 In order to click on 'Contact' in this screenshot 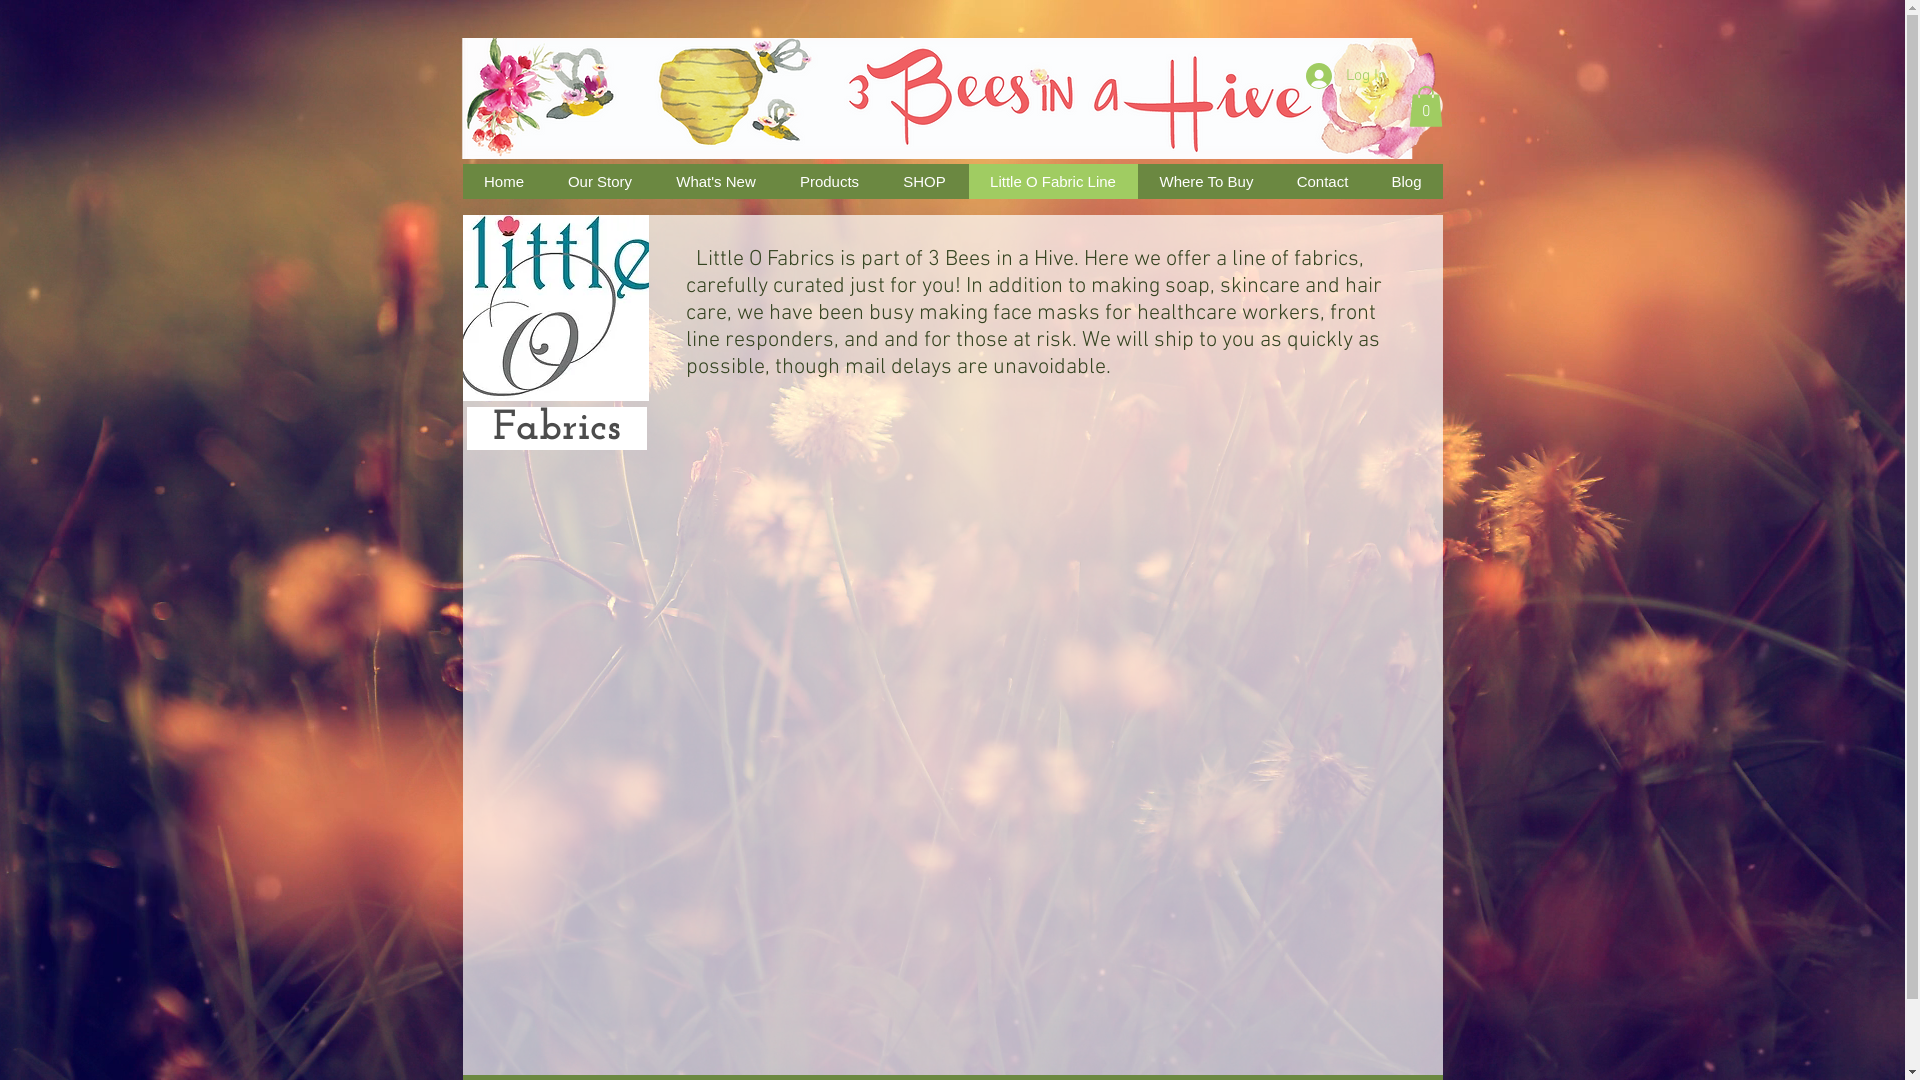, I will do `click(1272, 181)`.